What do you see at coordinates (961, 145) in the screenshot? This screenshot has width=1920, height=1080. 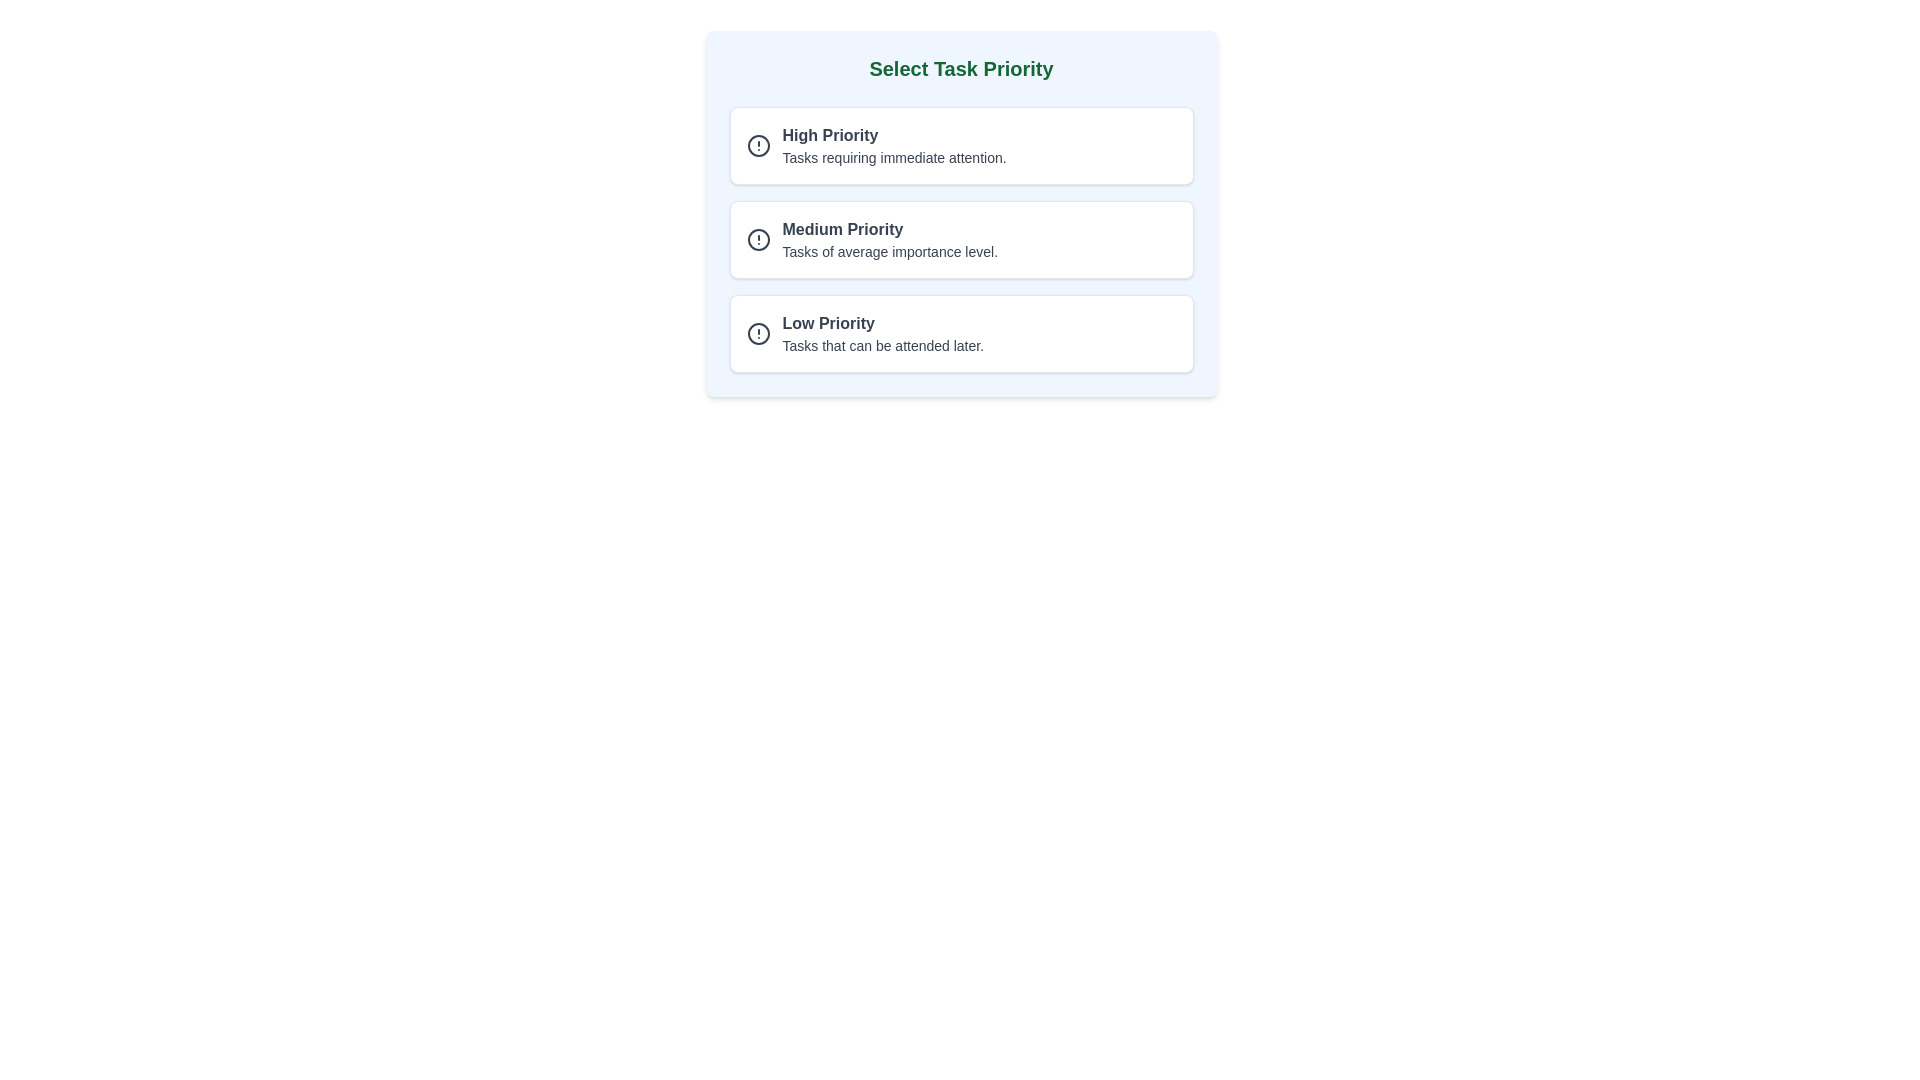 I see `the priority level by clicking the corresponding button: High Priority` at bounding box center [961, 145].